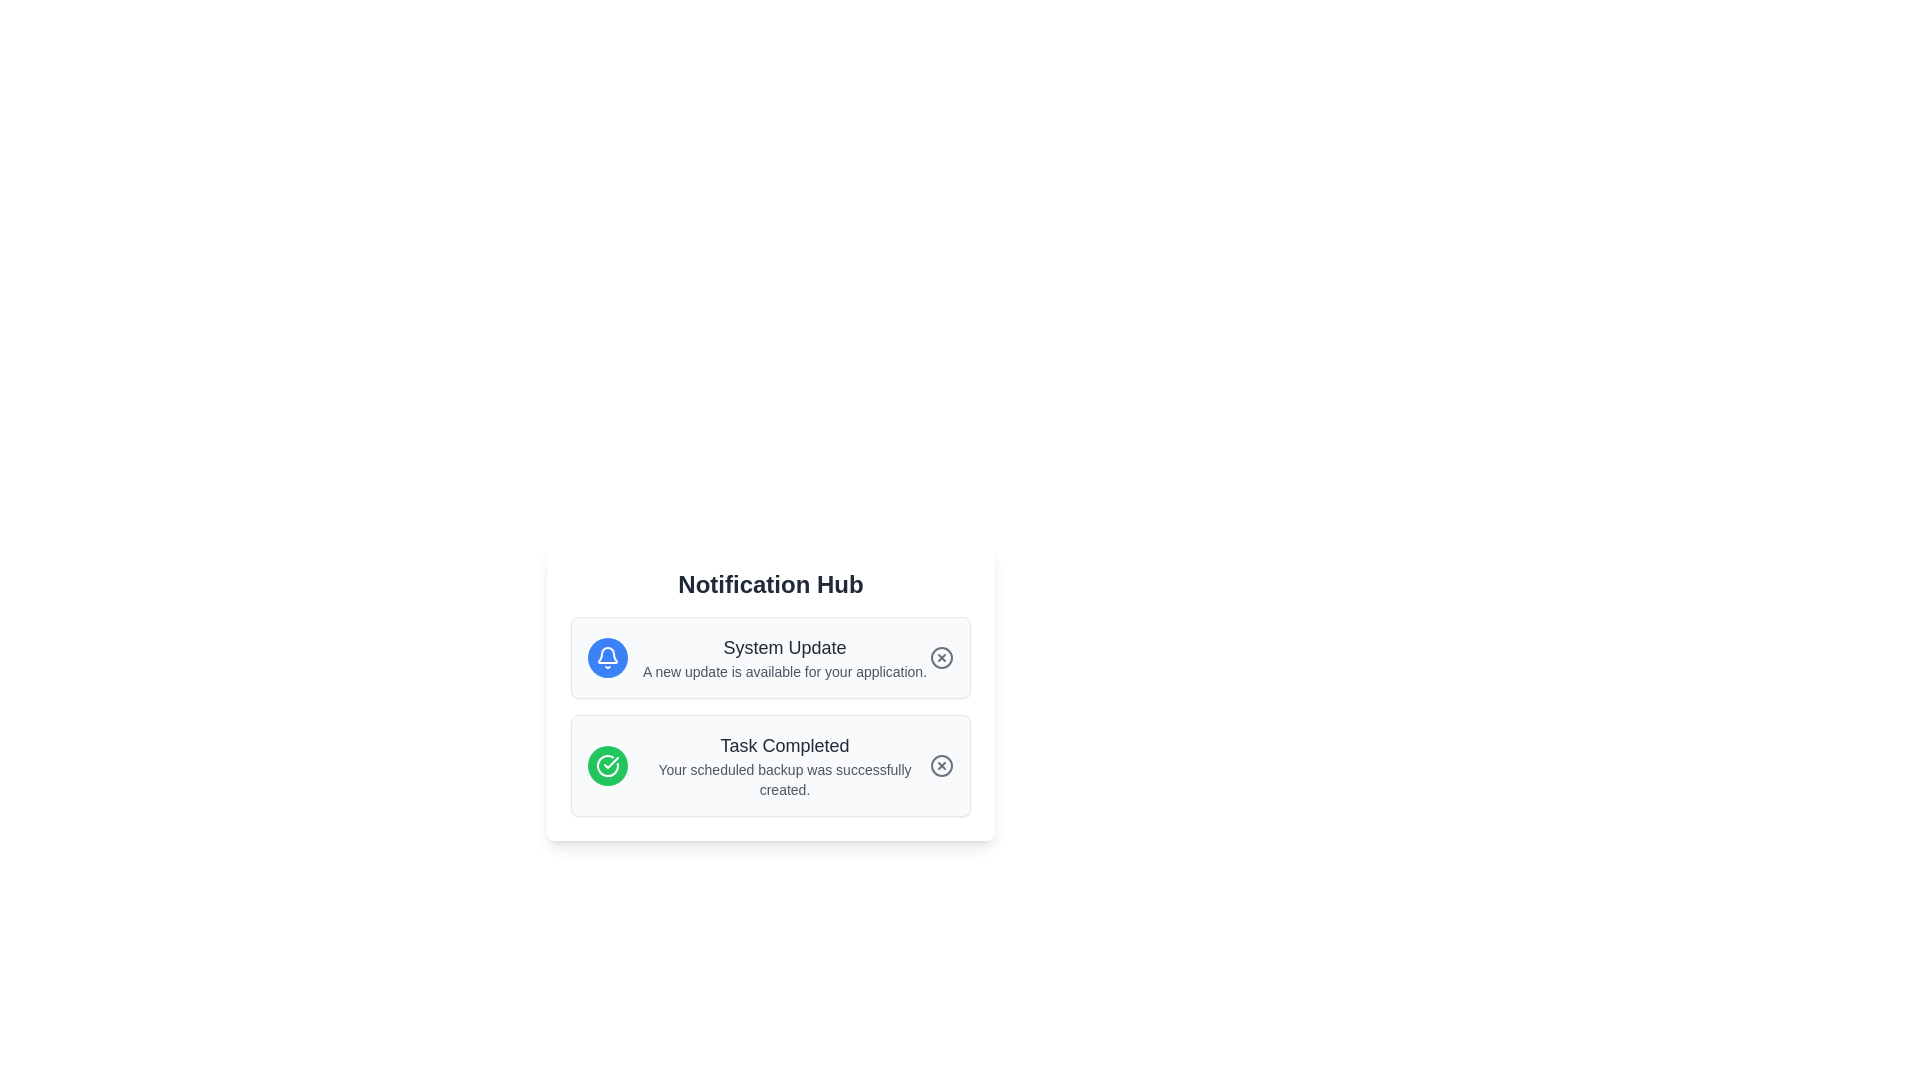 The image size is (1920, 1080). What do you see at coordinates (784, 671) in the screenshot?
I see `the informational text display about the system update located below the 'System Update' title in the notification card` at bounding box center [784, 671].